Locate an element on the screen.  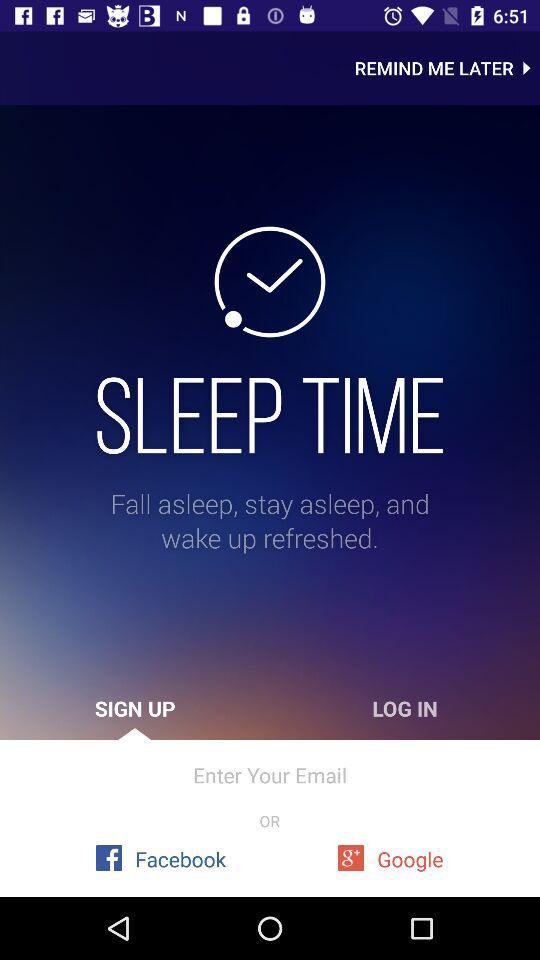
enter your email icon is located at coordinates (270, 774).